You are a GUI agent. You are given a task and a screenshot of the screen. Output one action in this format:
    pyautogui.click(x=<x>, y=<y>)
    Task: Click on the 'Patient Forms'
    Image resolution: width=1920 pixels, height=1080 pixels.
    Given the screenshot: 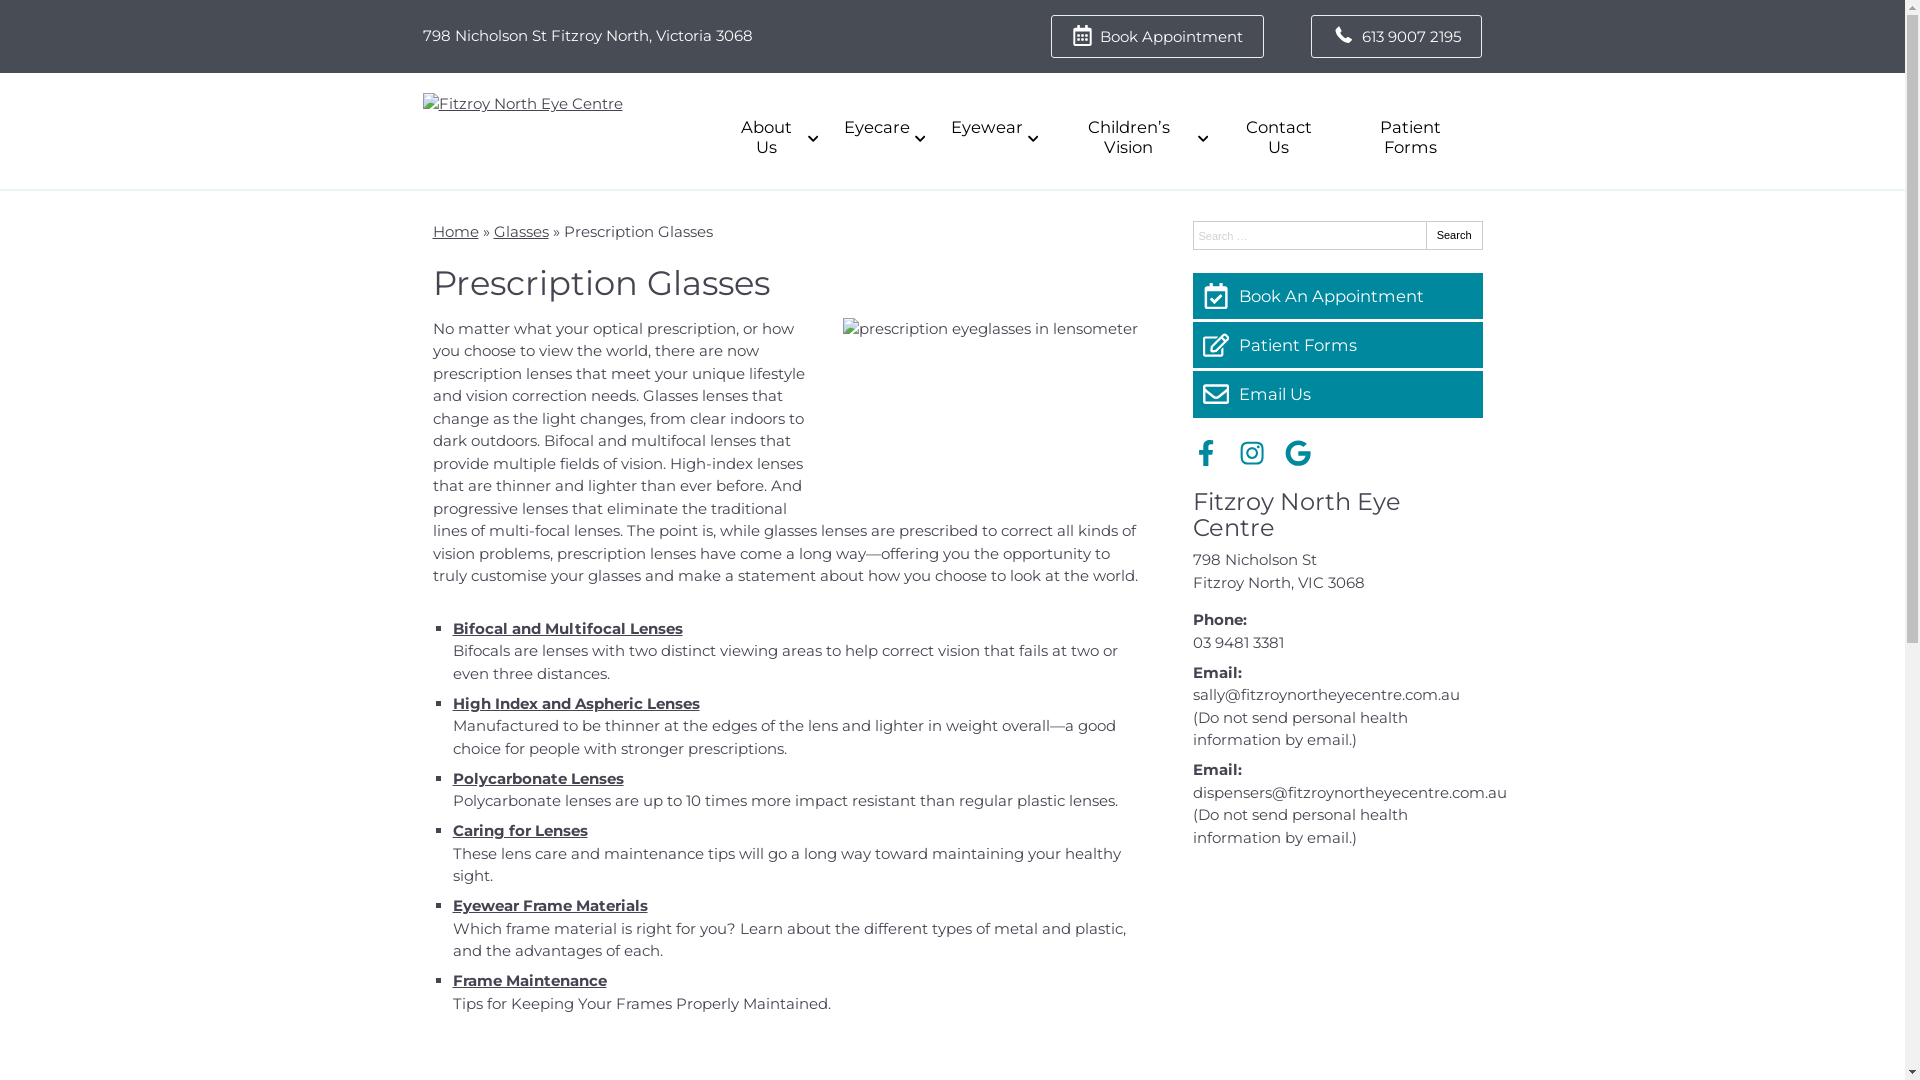 What is the action you would take?
    pyautogui.click(x=1337, y=343)
    